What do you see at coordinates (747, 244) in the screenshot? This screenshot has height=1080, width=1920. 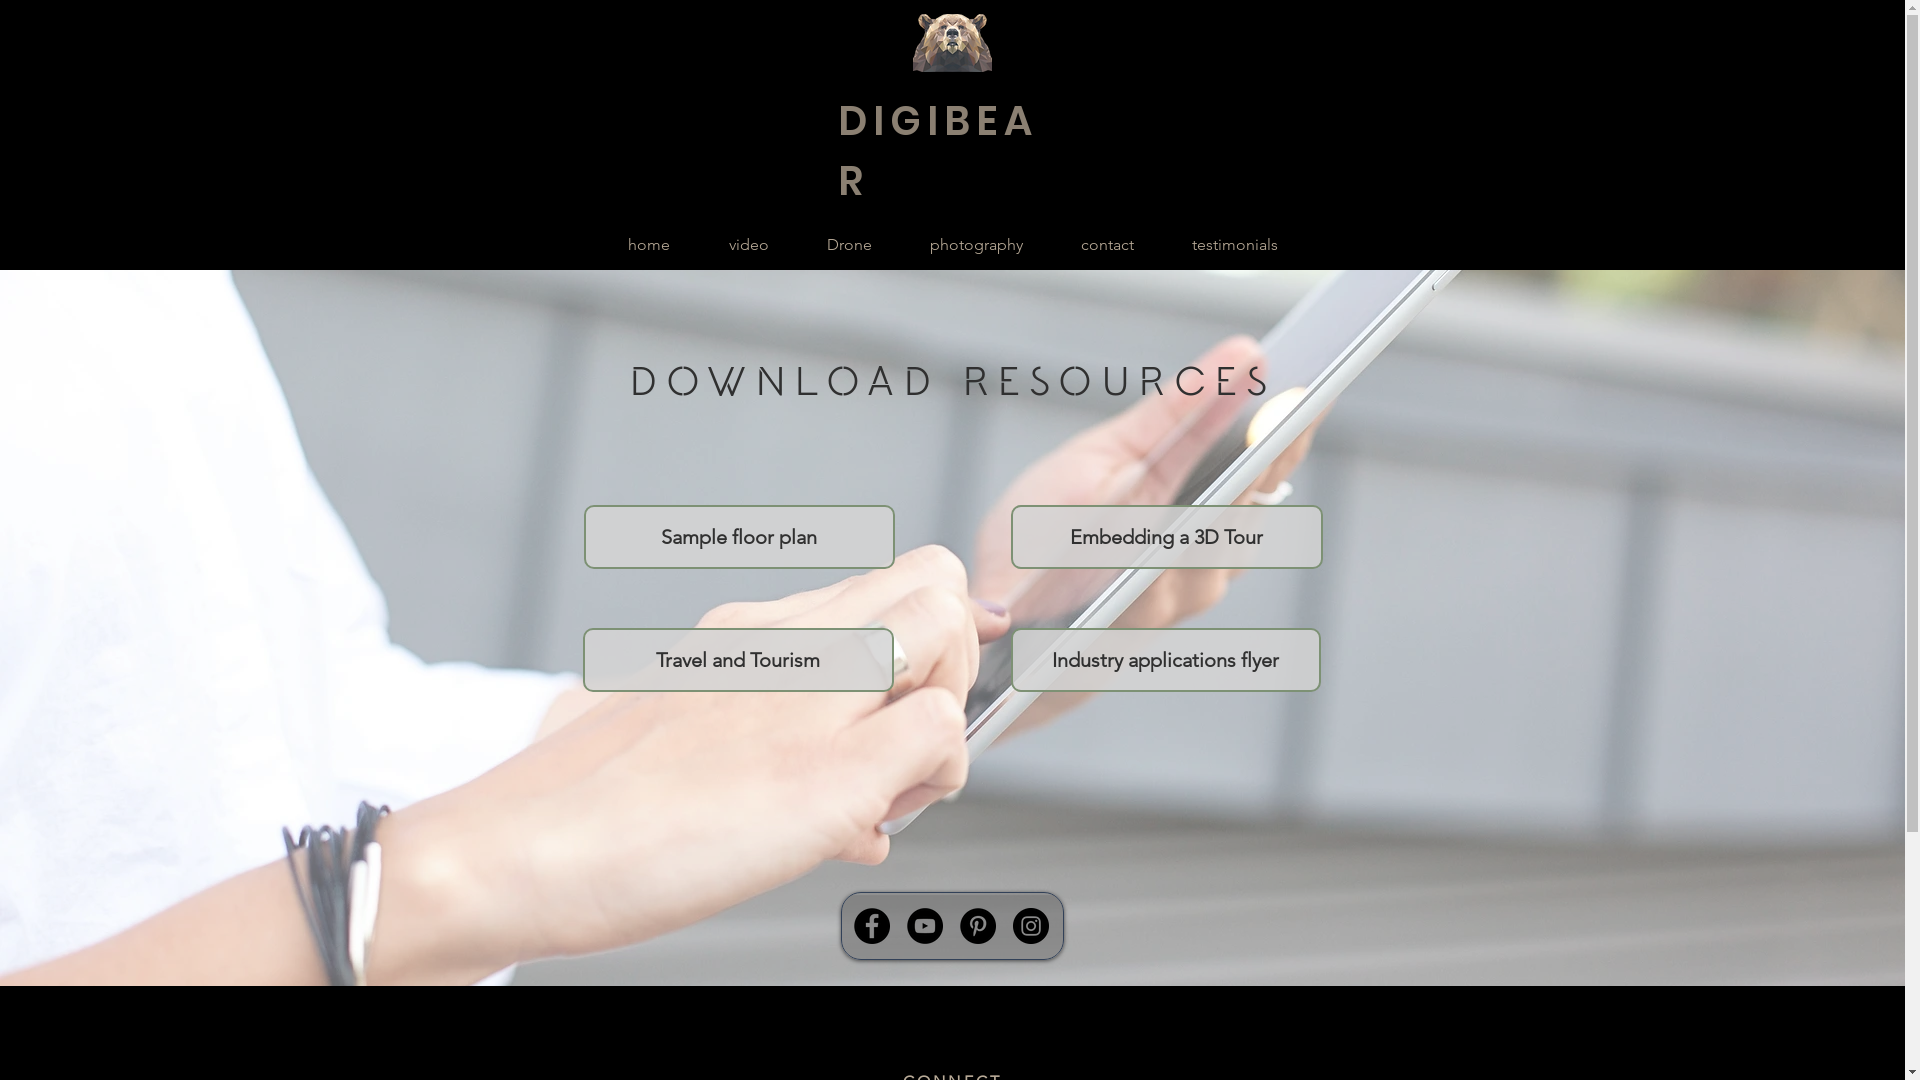 I see `'video'` at bounding box center [747, 244].